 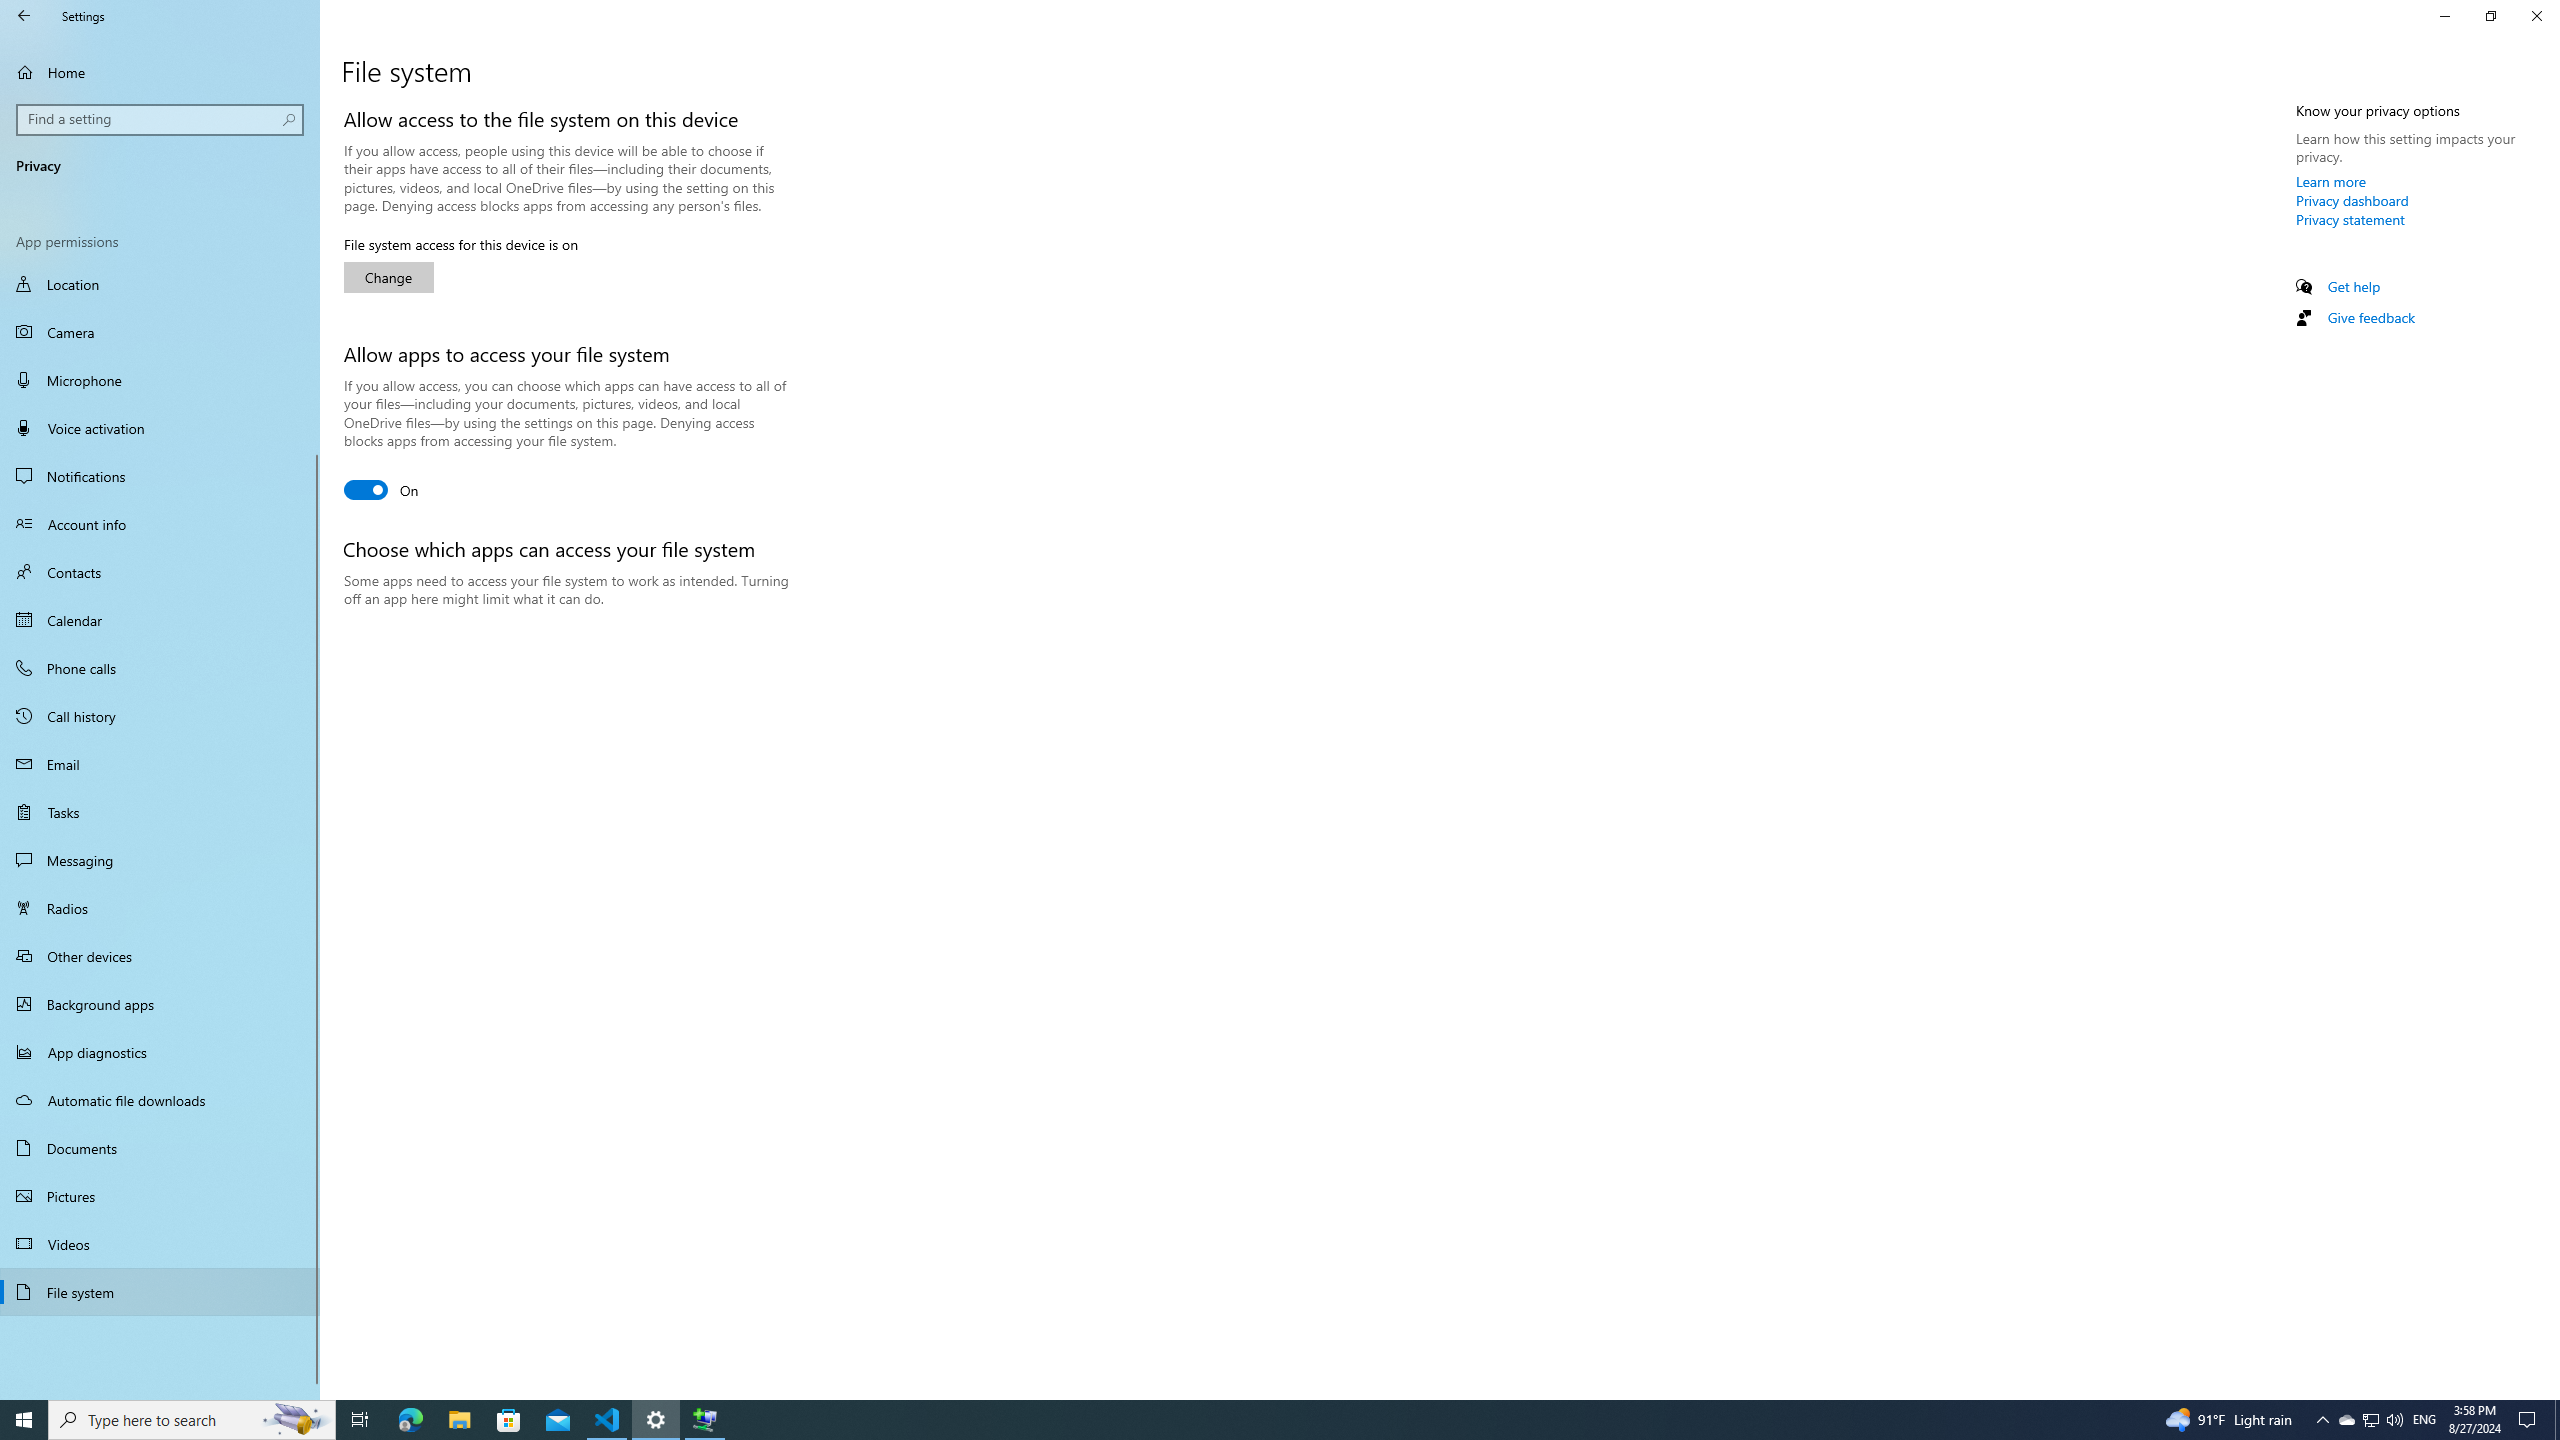 What do you see at coordinates (159, 667) in the screenshot?
I see `'Phone calls'` at bounding box center [159, 667].